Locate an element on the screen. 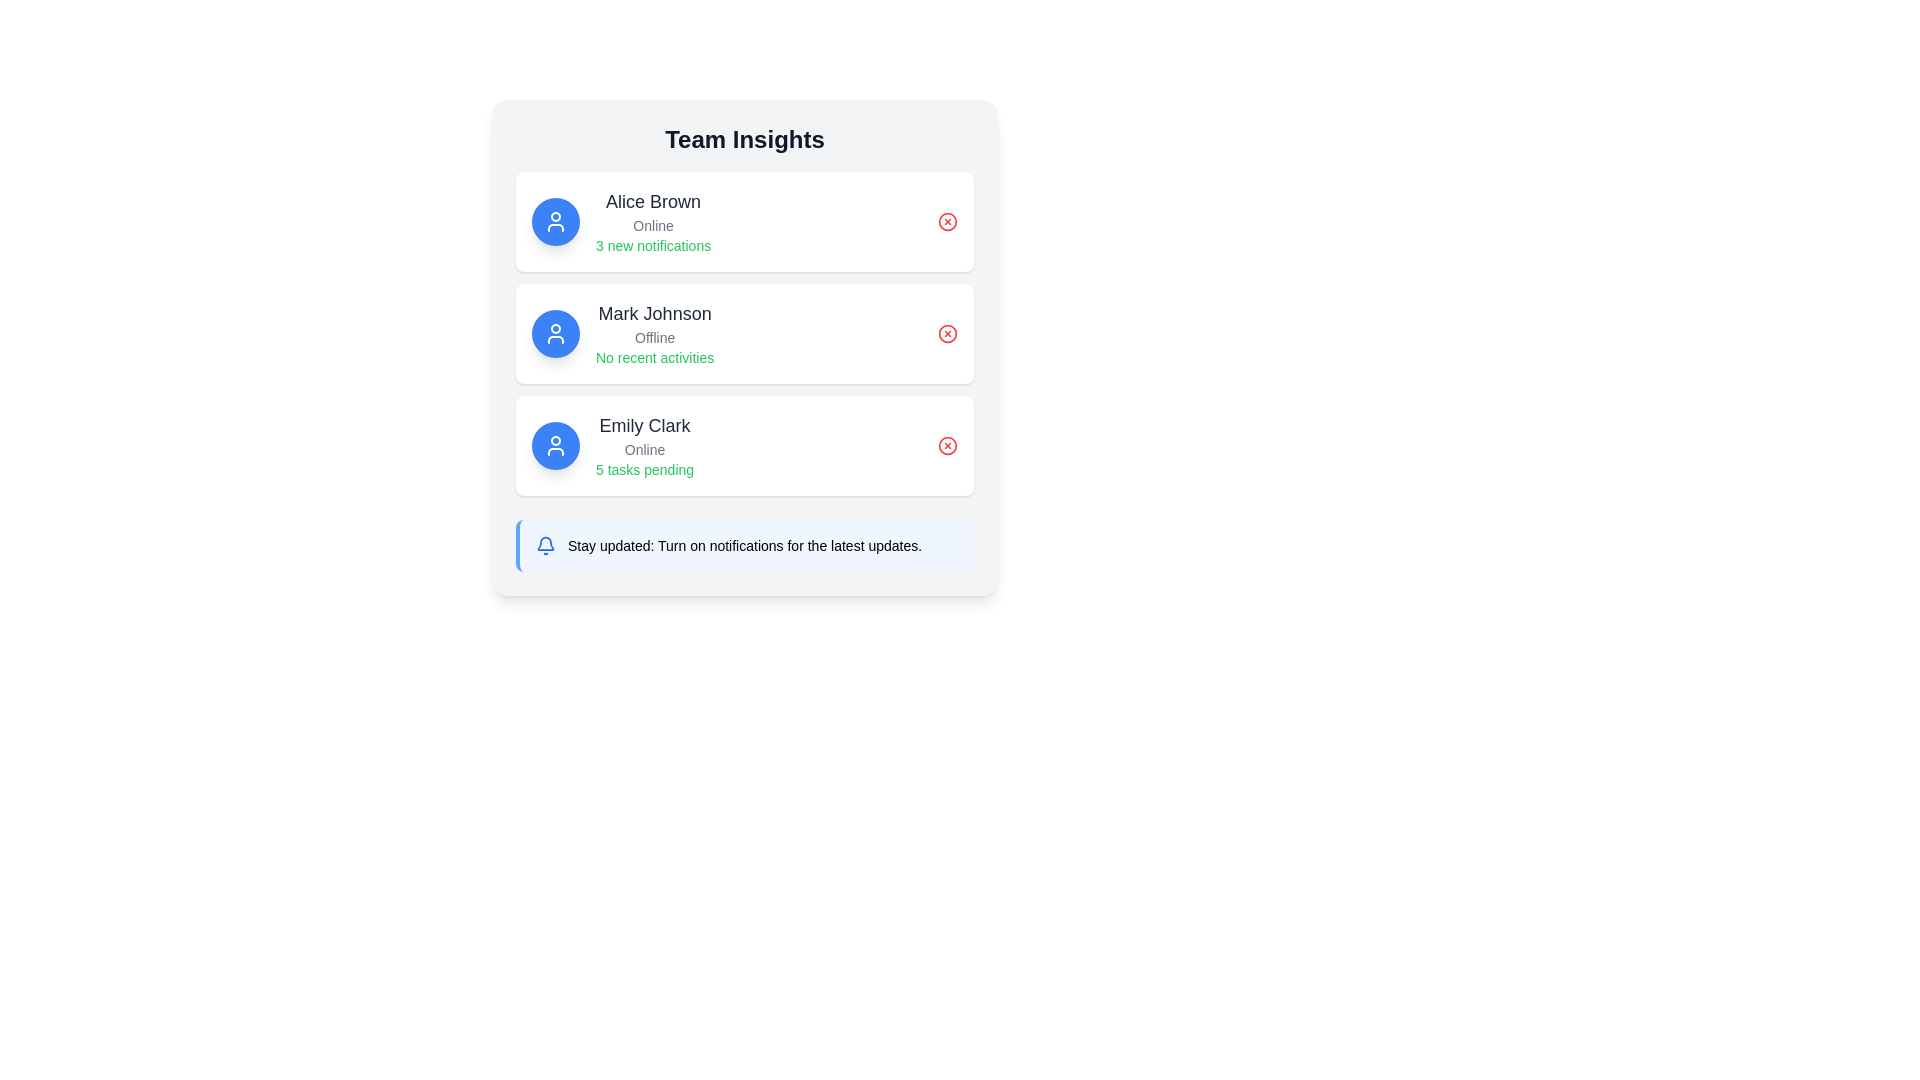 This screenshot has width=1920, height=1080. text label that displays the message 'Stay updated: Turn on notifications for the latest updates.' positioned to the right of the bell icon within the information panel for user notifications is located at coordinates (744, 546).